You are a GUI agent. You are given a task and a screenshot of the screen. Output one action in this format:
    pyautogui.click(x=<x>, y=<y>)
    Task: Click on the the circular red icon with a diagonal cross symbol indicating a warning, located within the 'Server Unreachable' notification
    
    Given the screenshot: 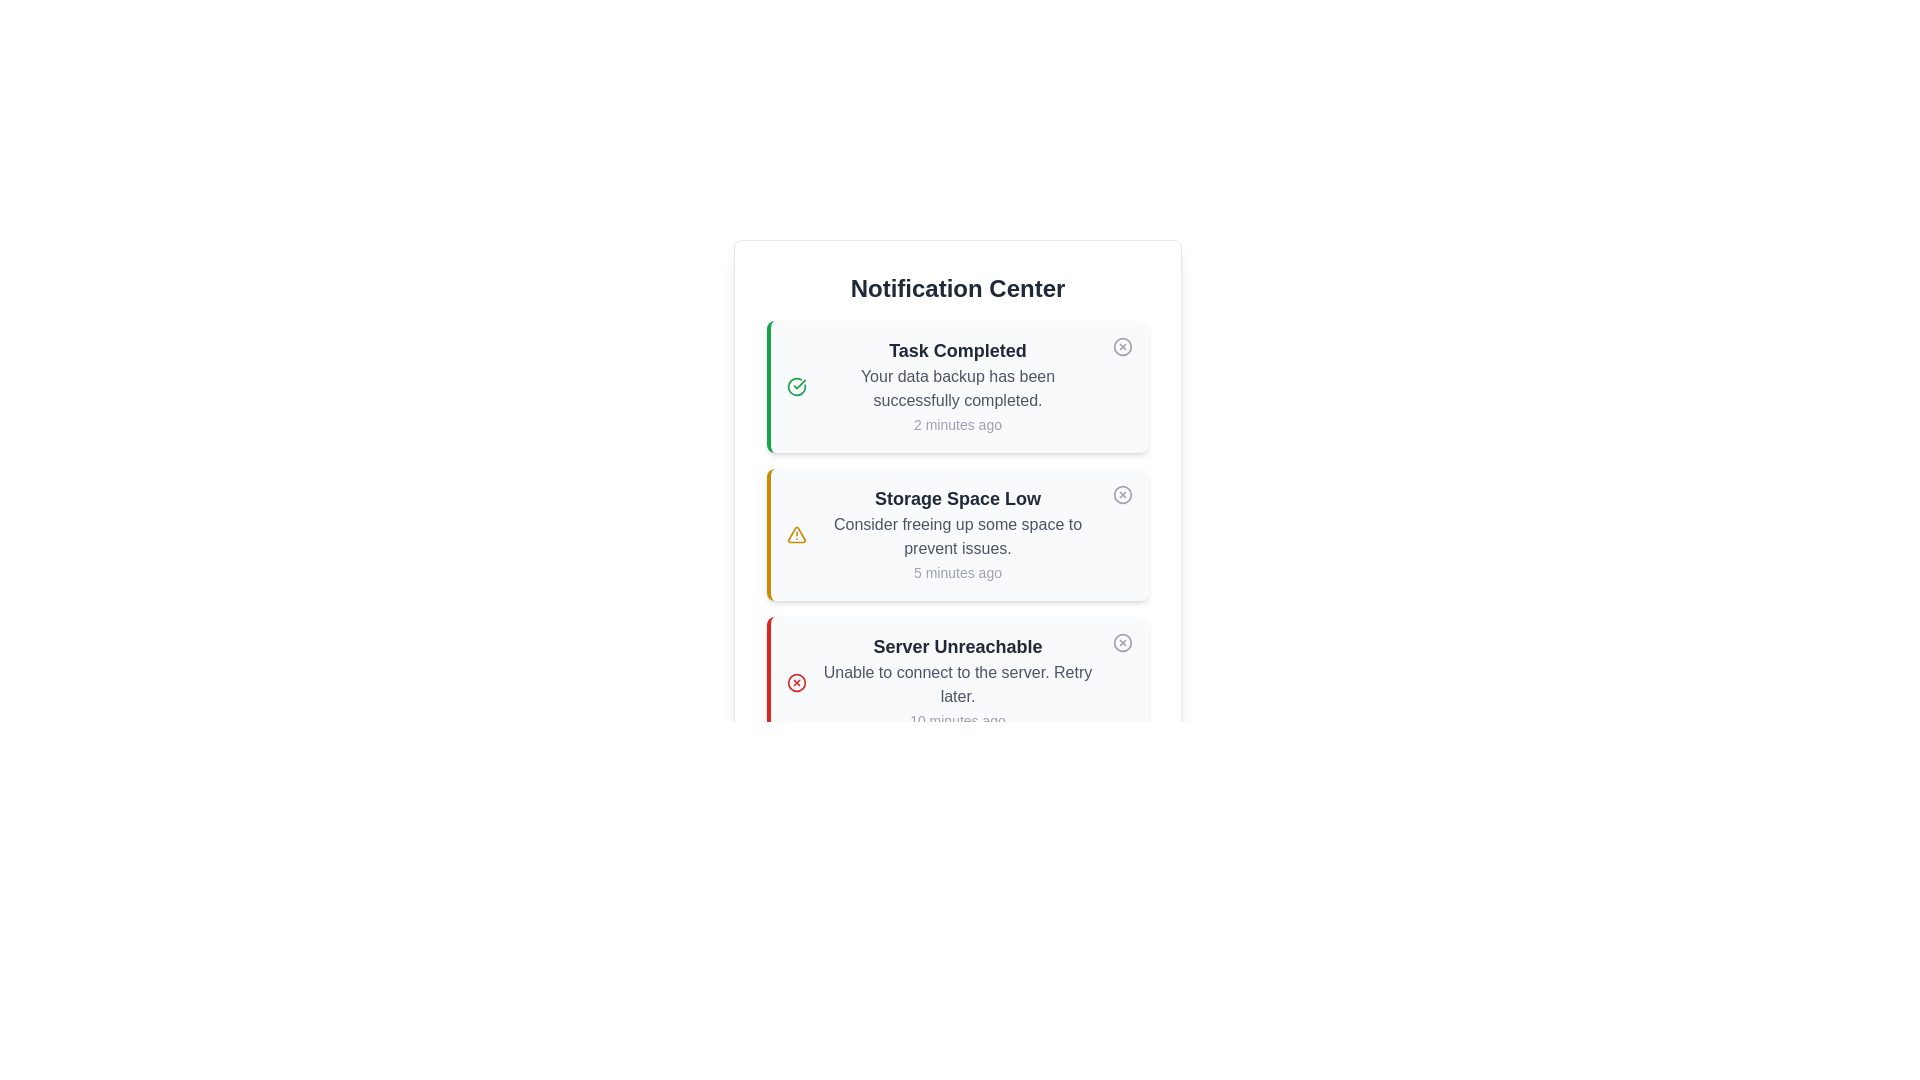 What is the action you would take?
    pyautogui.click(x=795, y=681)
    